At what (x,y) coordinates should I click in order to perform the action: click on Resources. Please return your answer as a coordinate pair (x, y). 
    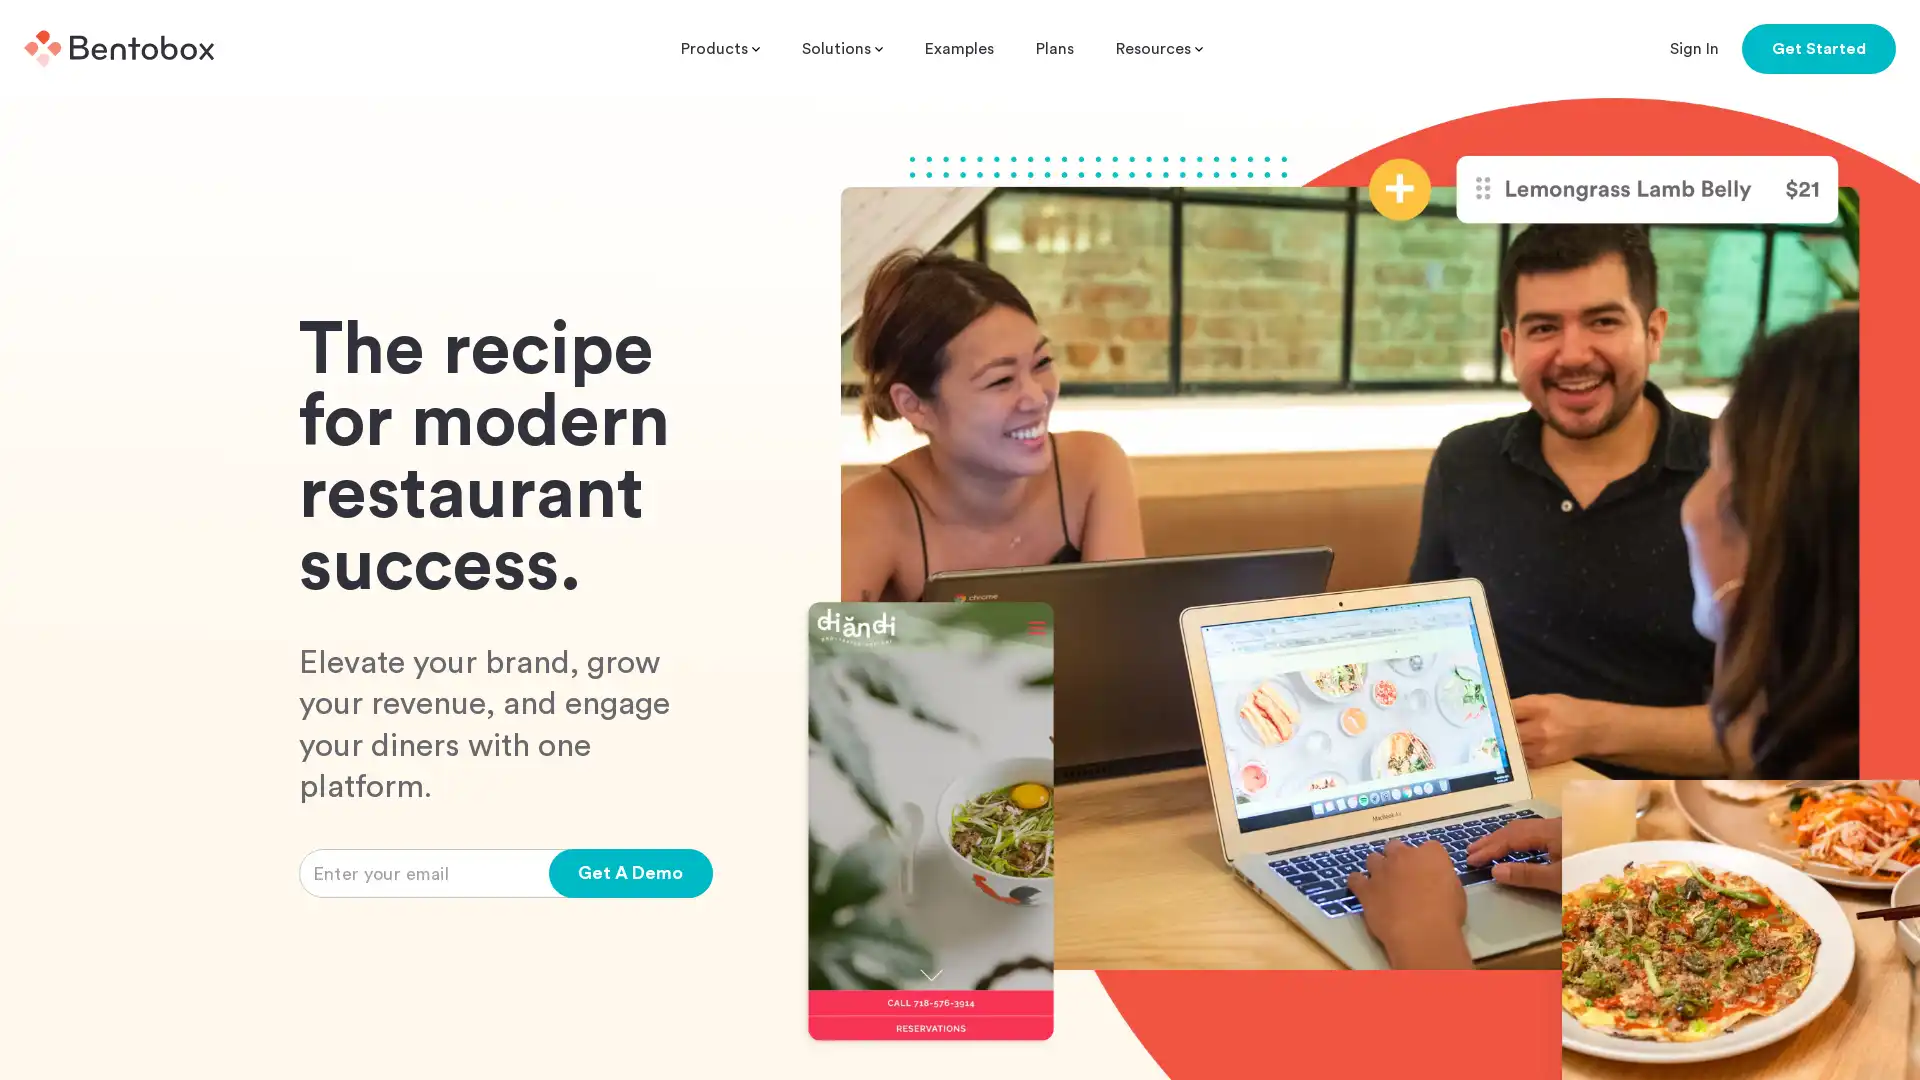
    Looking at the image, I should click on (1159, 48).